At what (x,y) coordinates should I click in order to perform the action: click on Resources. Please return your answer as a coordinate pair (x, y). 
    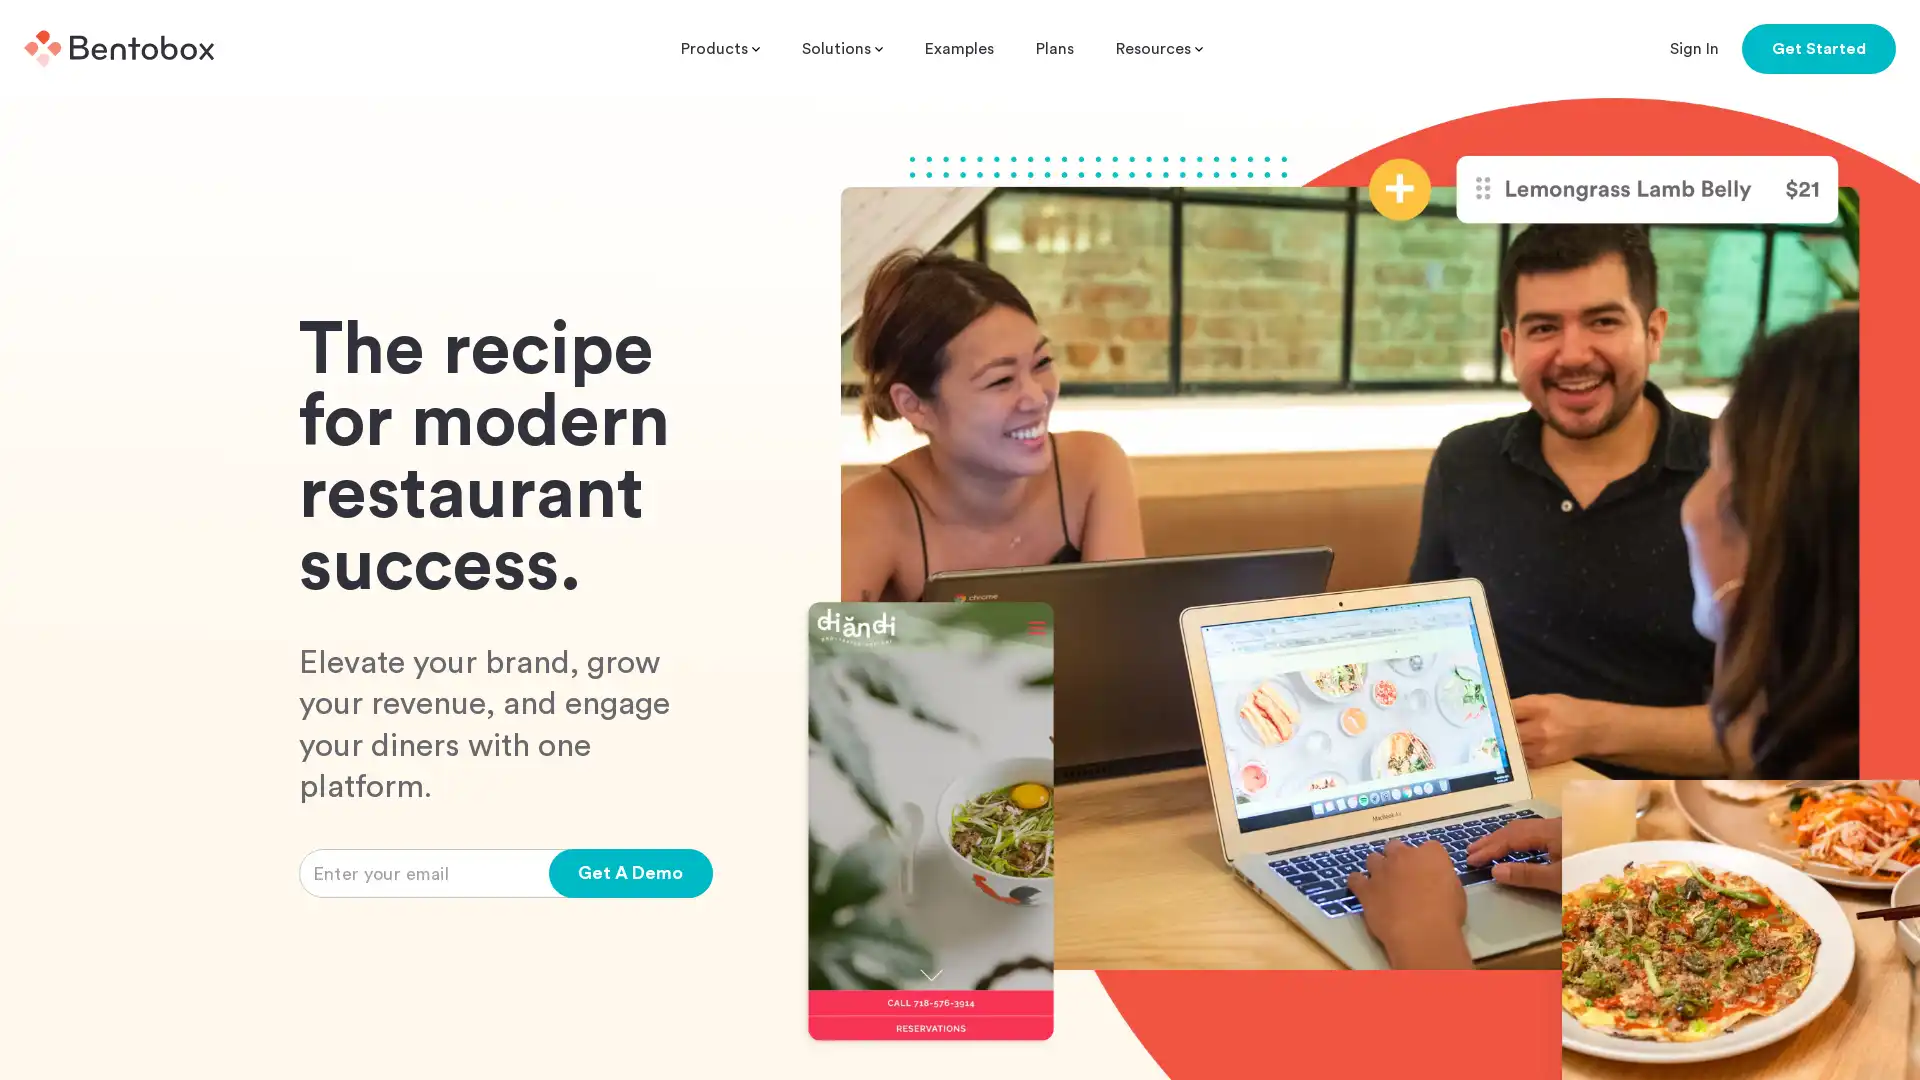
    Looking at the image, I should click on (1159, 48).